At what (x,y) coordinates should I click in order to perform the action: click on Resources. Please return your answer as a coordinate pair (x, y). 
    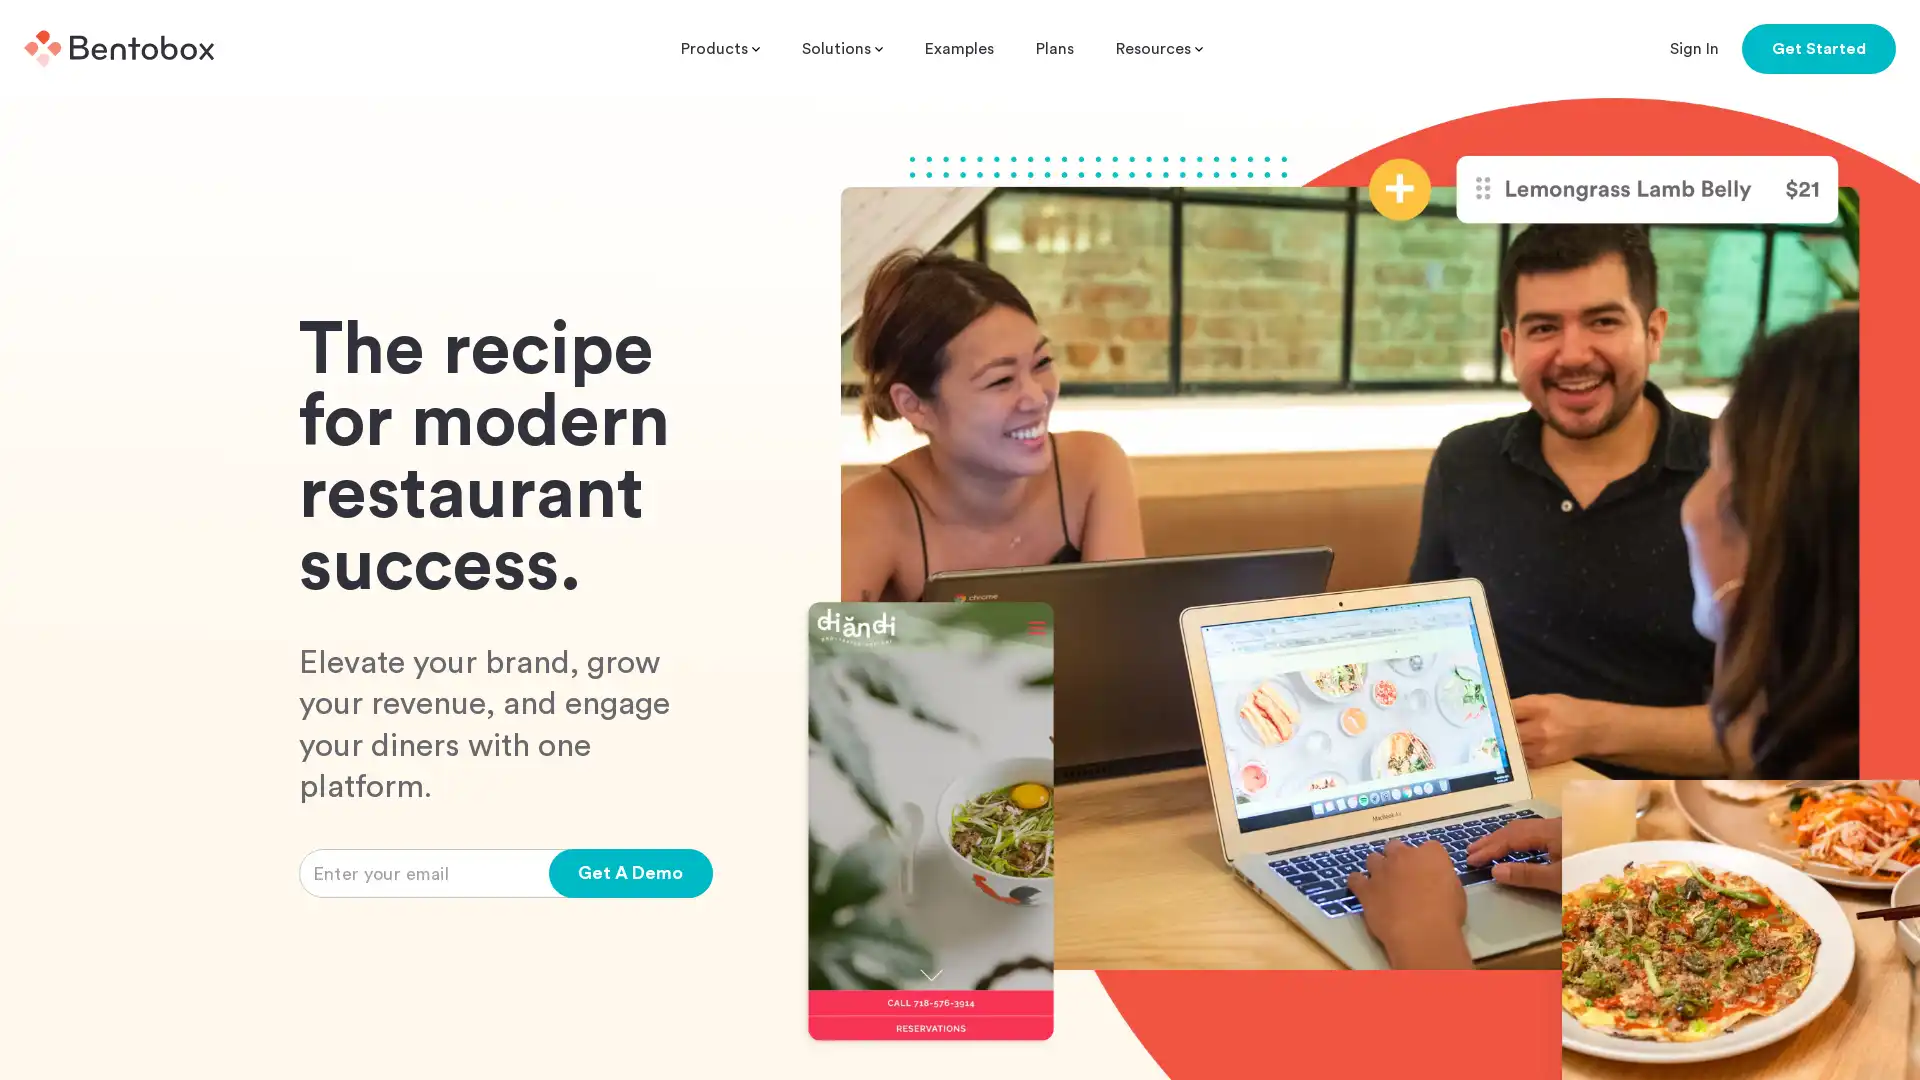
    Looking at the image, I should click on (1159, 48).